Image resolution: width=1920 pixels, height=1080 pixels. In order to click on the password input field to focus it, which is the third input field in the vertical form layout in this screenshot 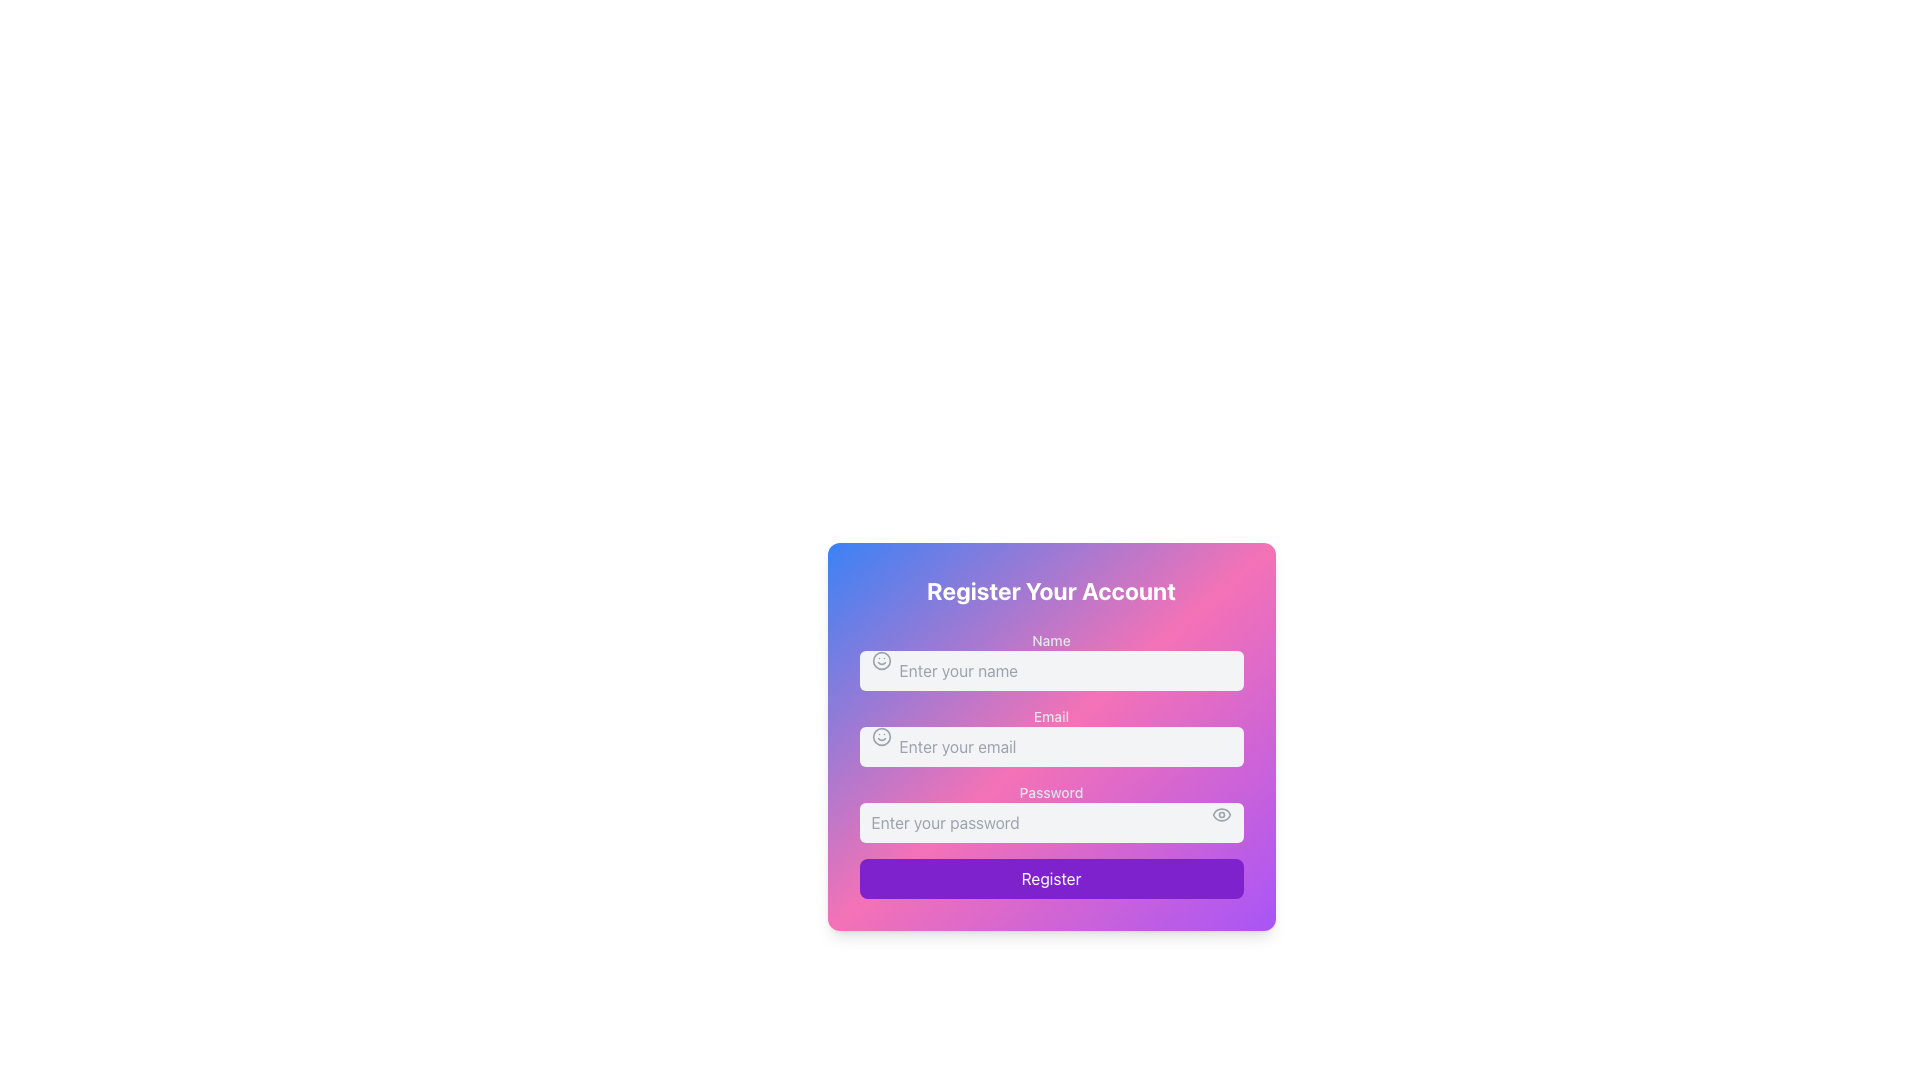, I will do `click(1050, 813)`.